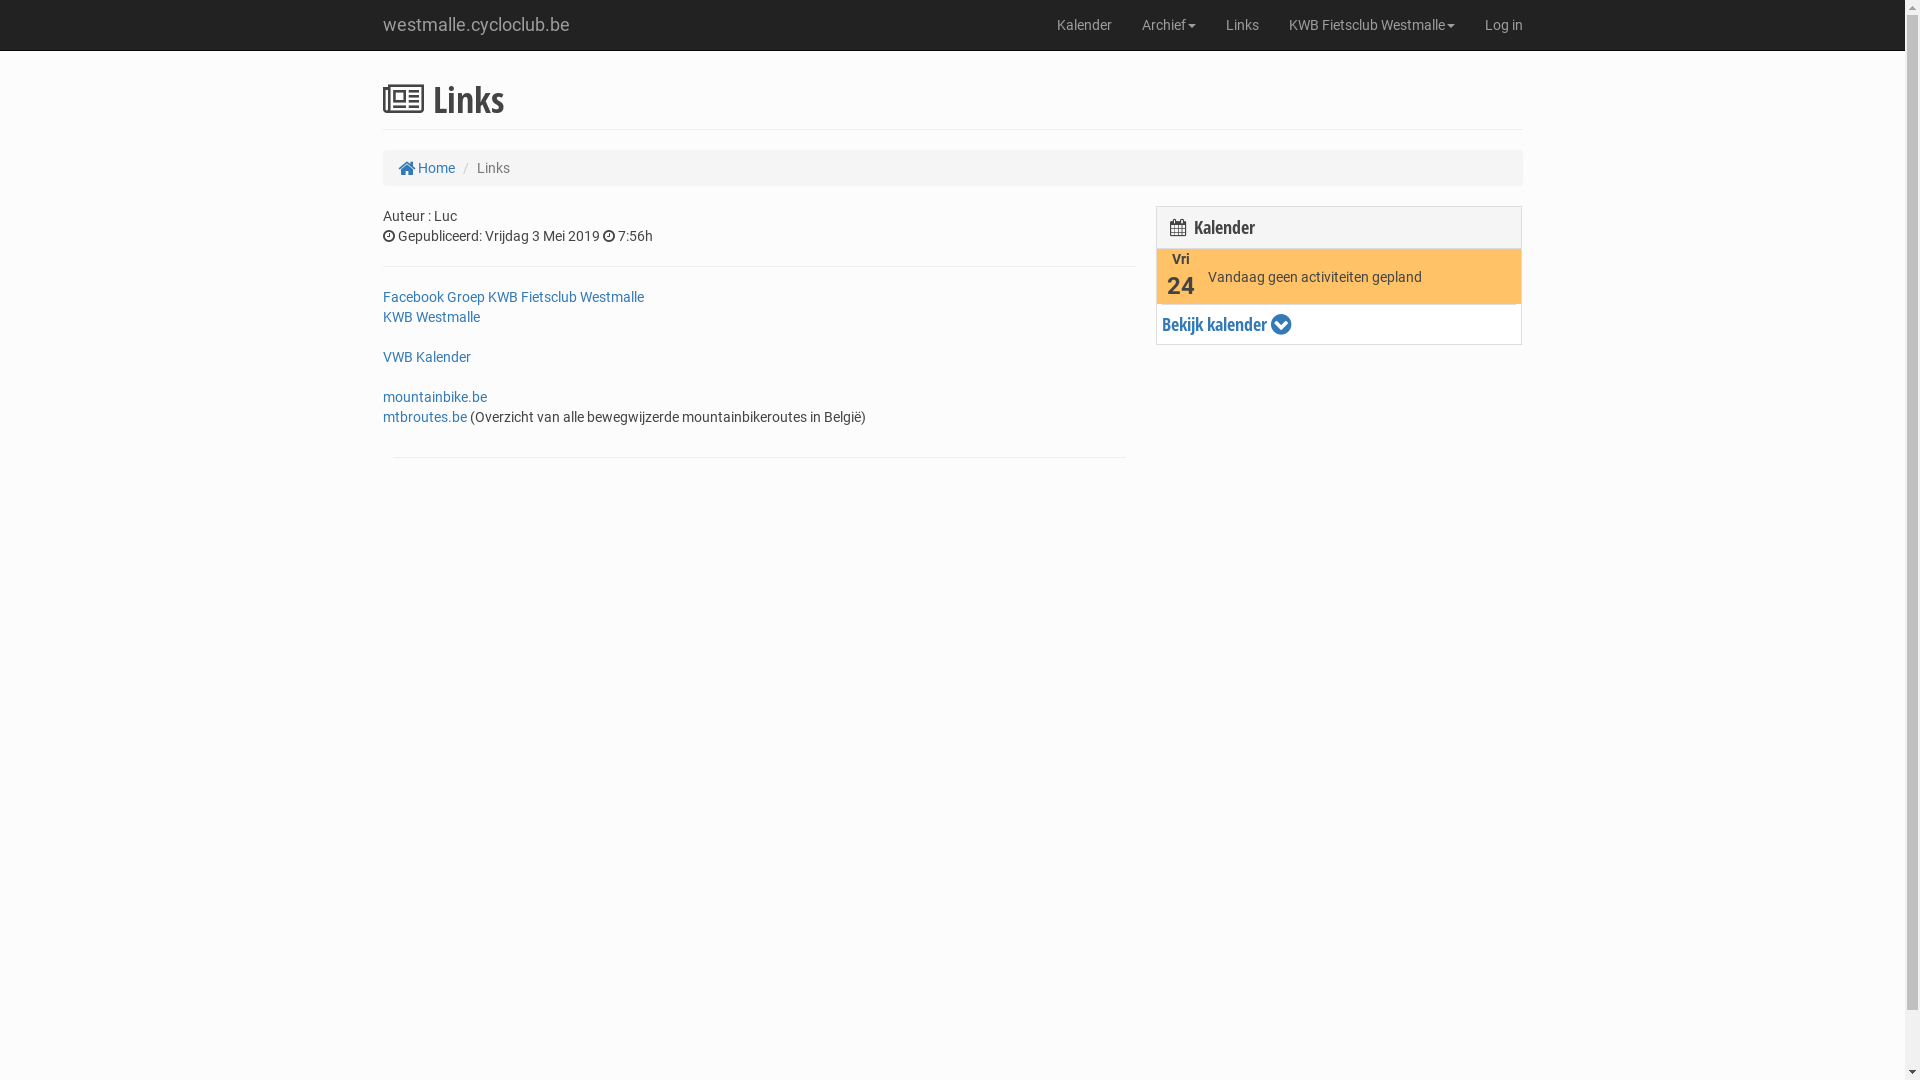 Image resolution: width=1920 pixels, height=1080 pixels. Describe the element at coordinates (425, 167) in the screenshot. I see `'Home'` at that location.